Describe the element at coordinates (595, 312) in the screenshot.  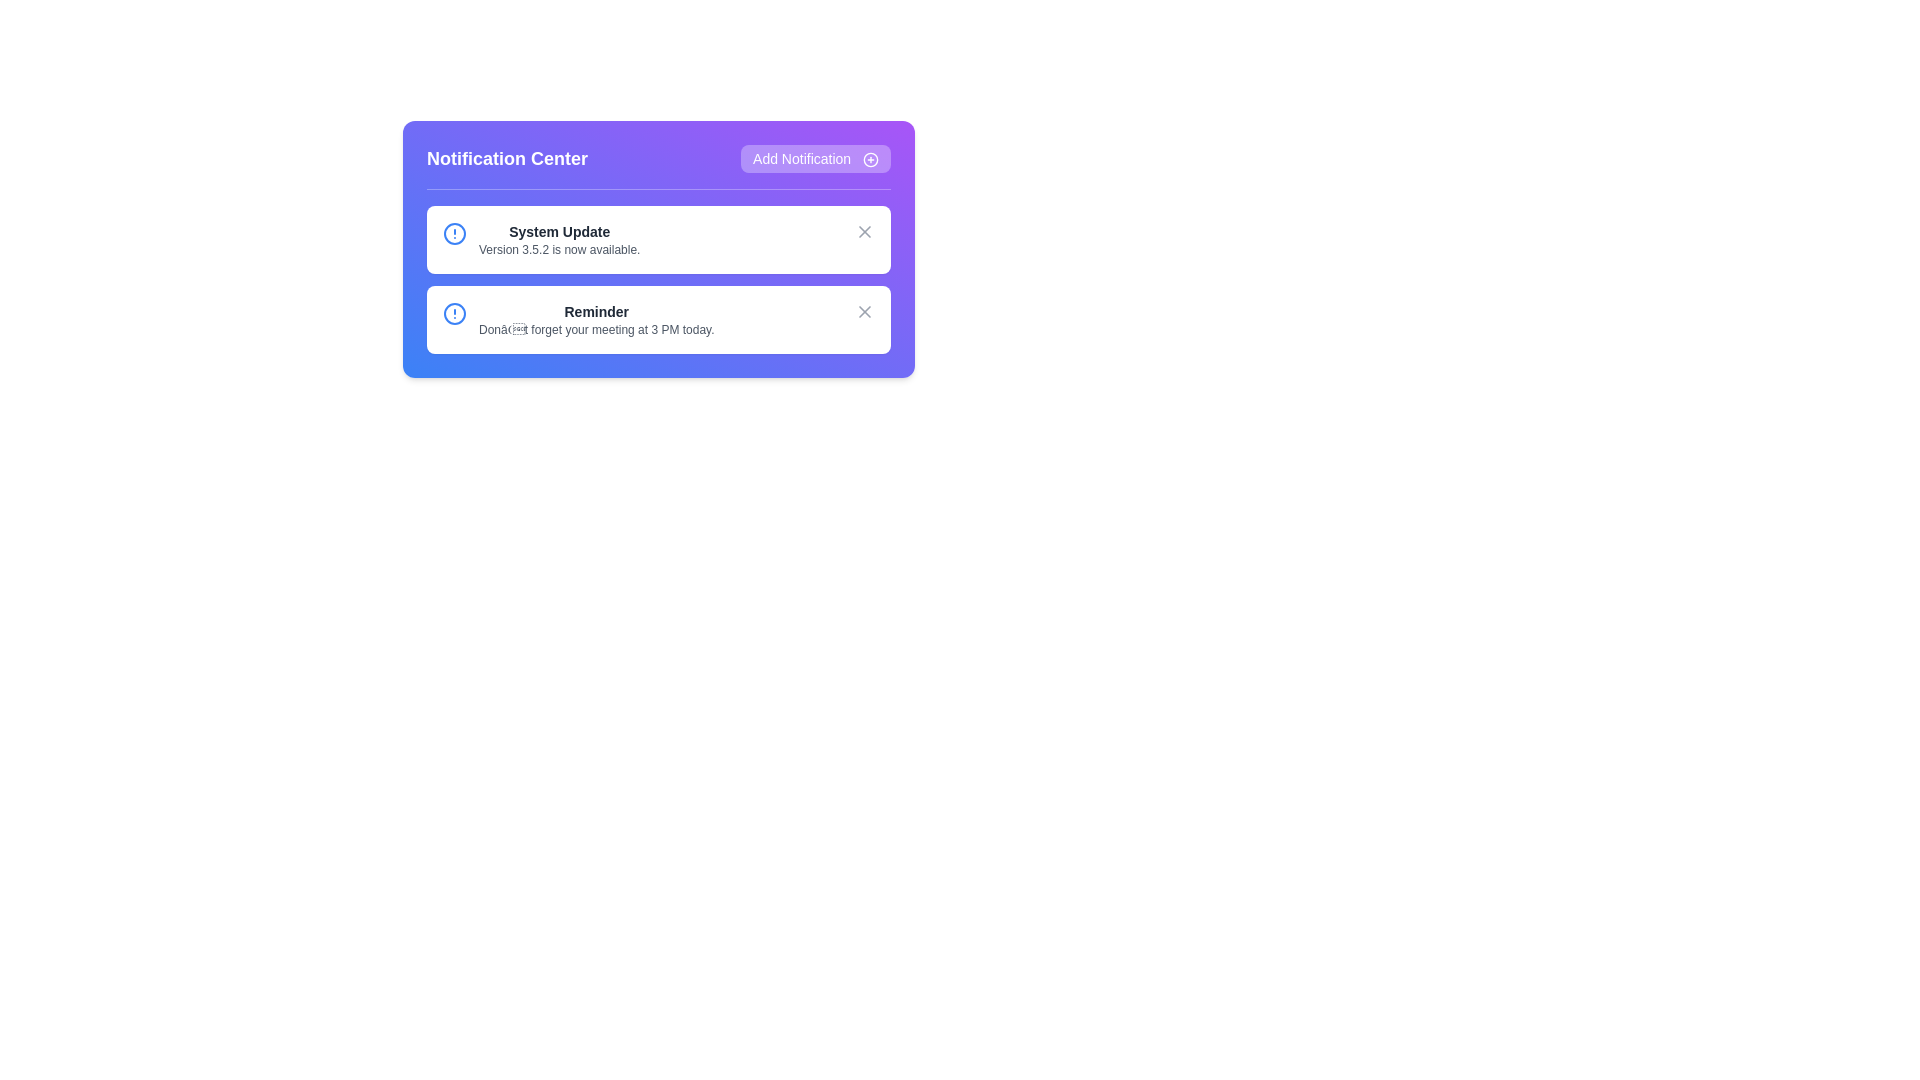
I see `the static text element displaying the word 'Reminder' in bold grayish-black font, located at the top-left edge of the notification card` at that location.